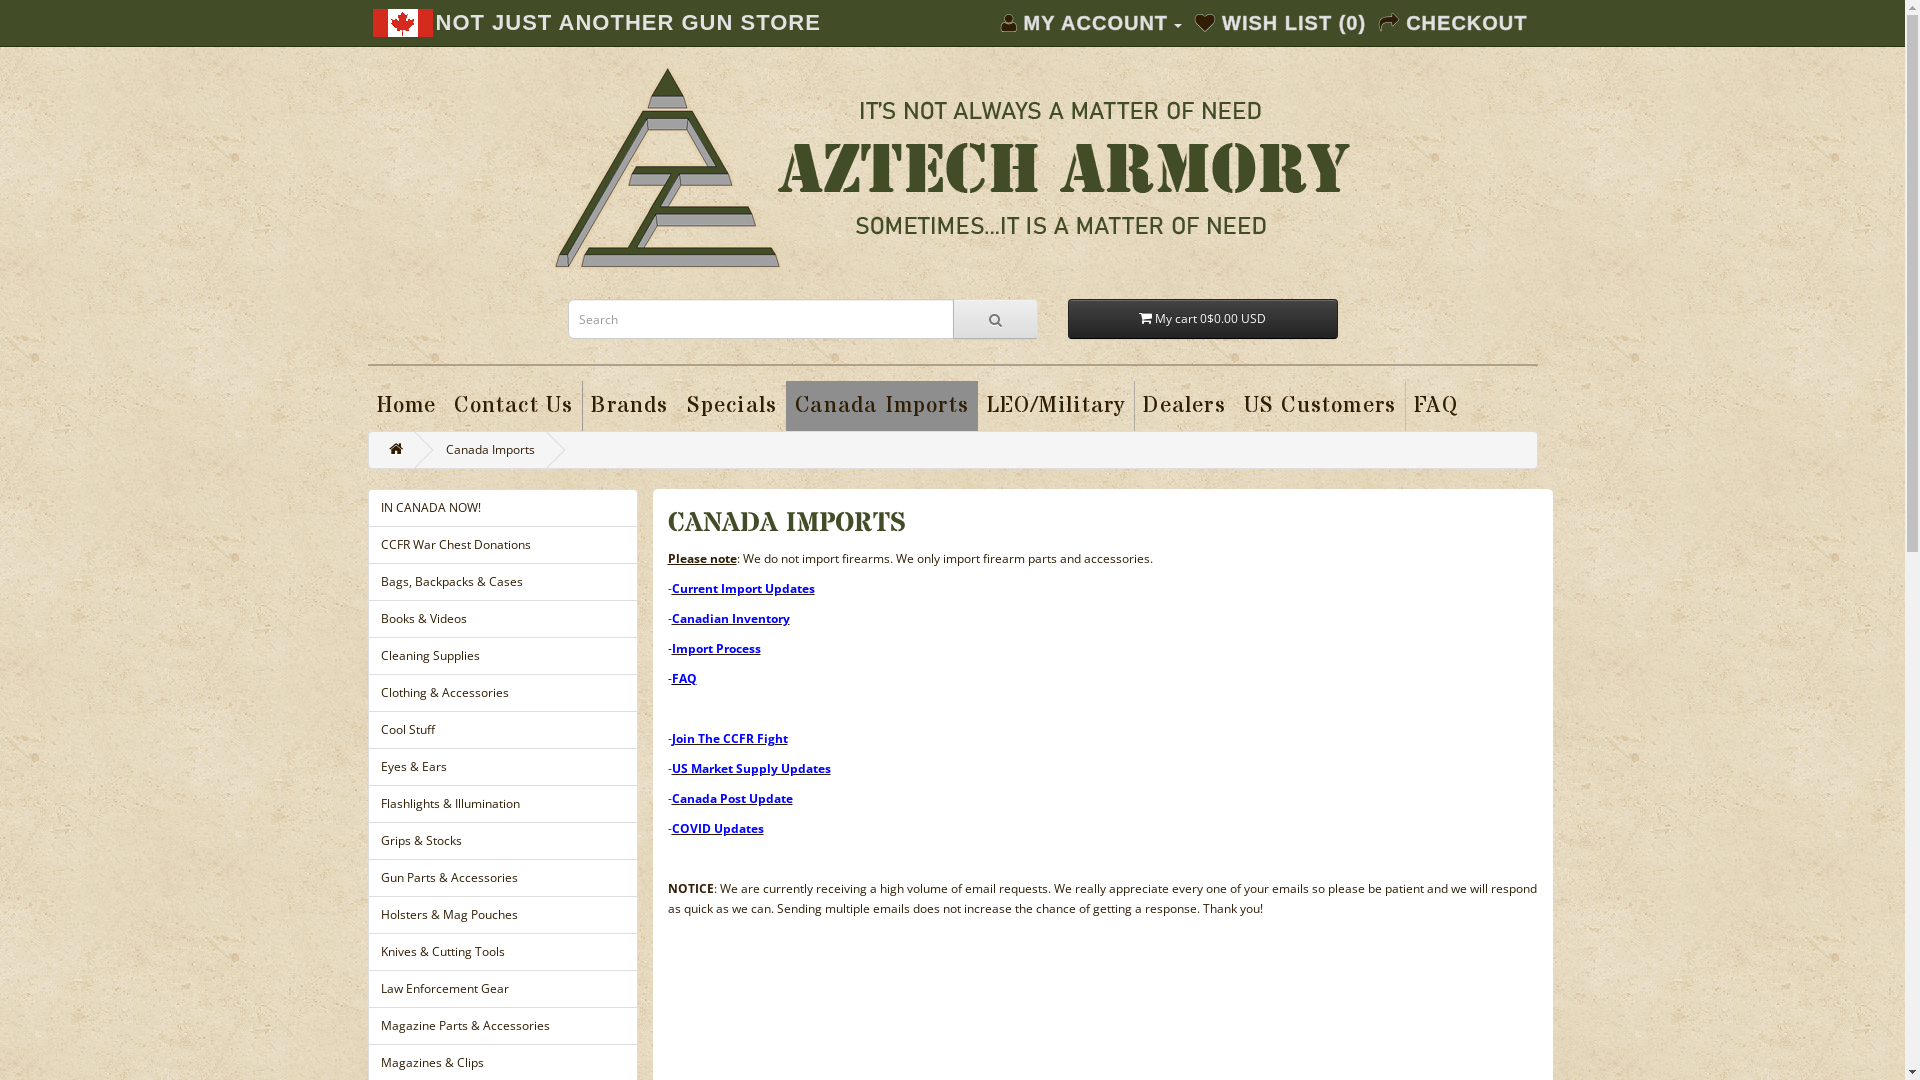  What do you see at coordinates (731, 797) in the screenshot?
I see `'Canada Post Update'` at bounding box center [731, 797].